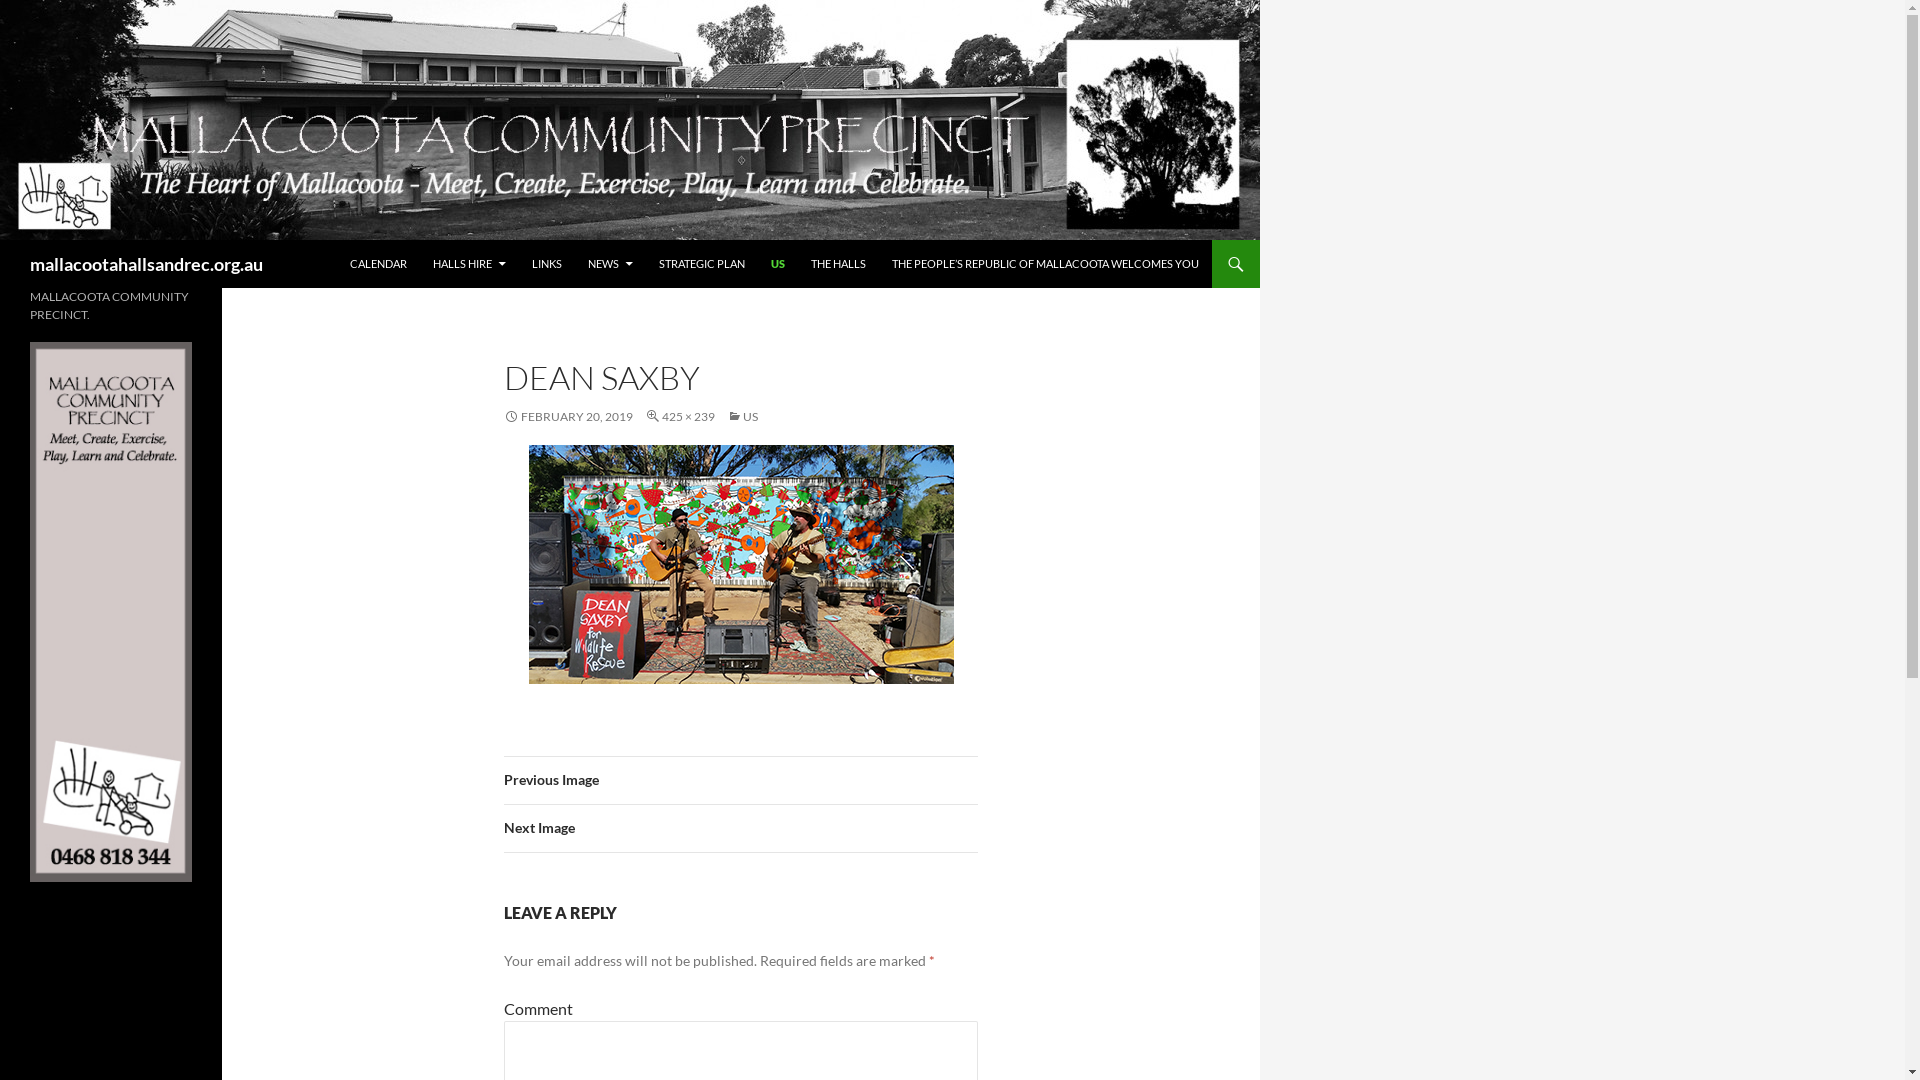  Describe the element at coordinates (547, 262) in the screenshot. I see `'LINKS'` at that location.